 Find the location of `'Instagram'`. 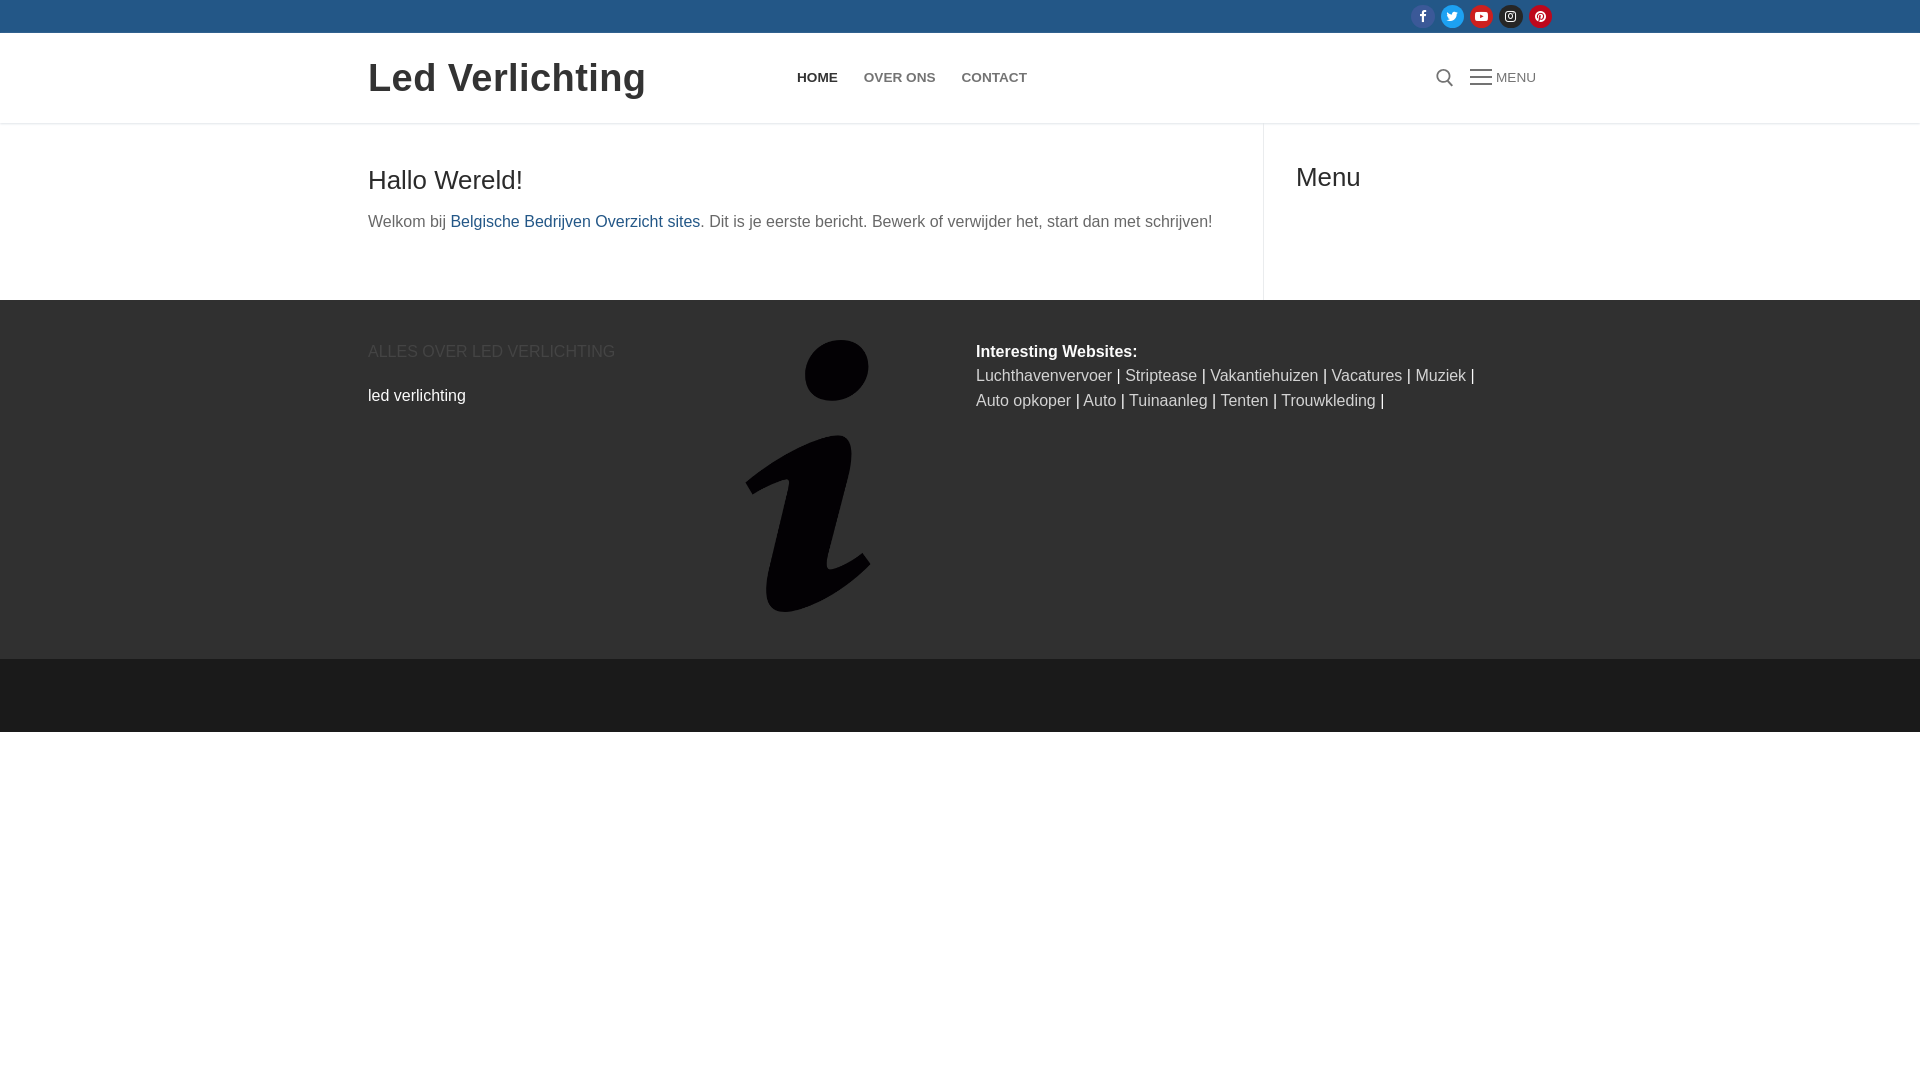

'Instagram' is located at coordinates (1510, 16).